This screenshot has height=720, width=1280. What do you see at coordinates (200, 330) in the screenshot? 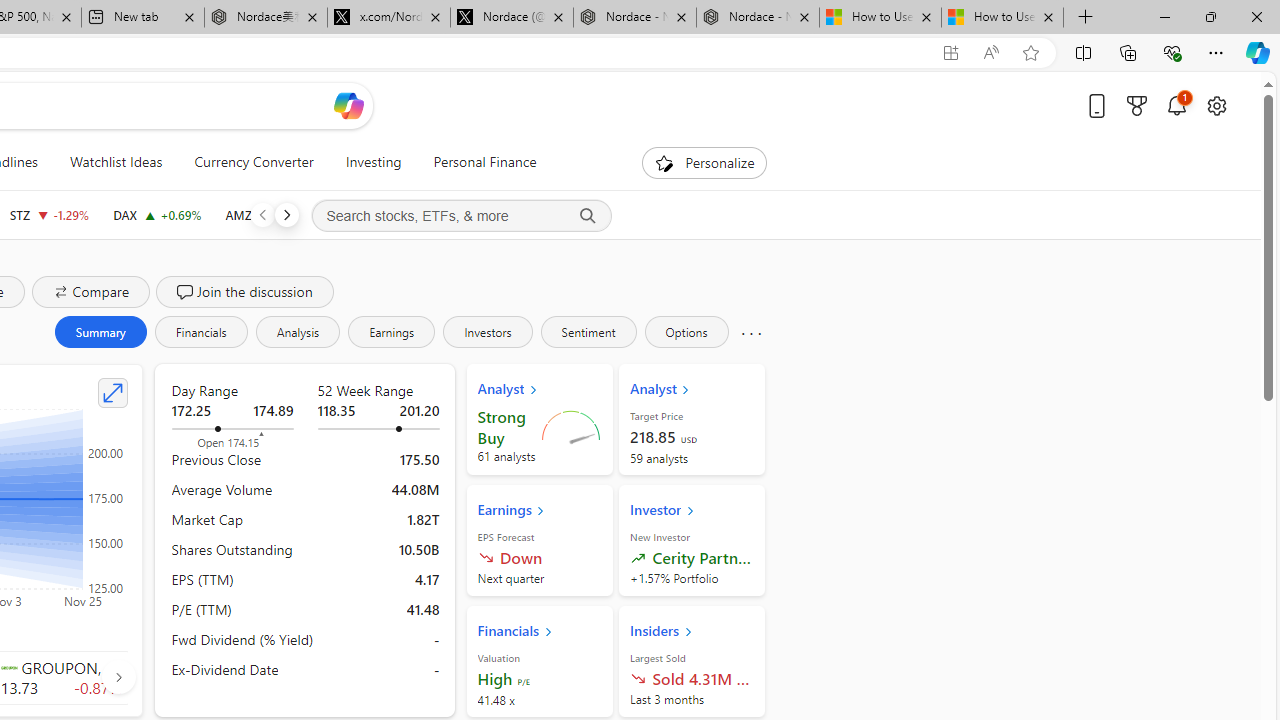
I see `'Financials'` at bounding box center [200, 330].